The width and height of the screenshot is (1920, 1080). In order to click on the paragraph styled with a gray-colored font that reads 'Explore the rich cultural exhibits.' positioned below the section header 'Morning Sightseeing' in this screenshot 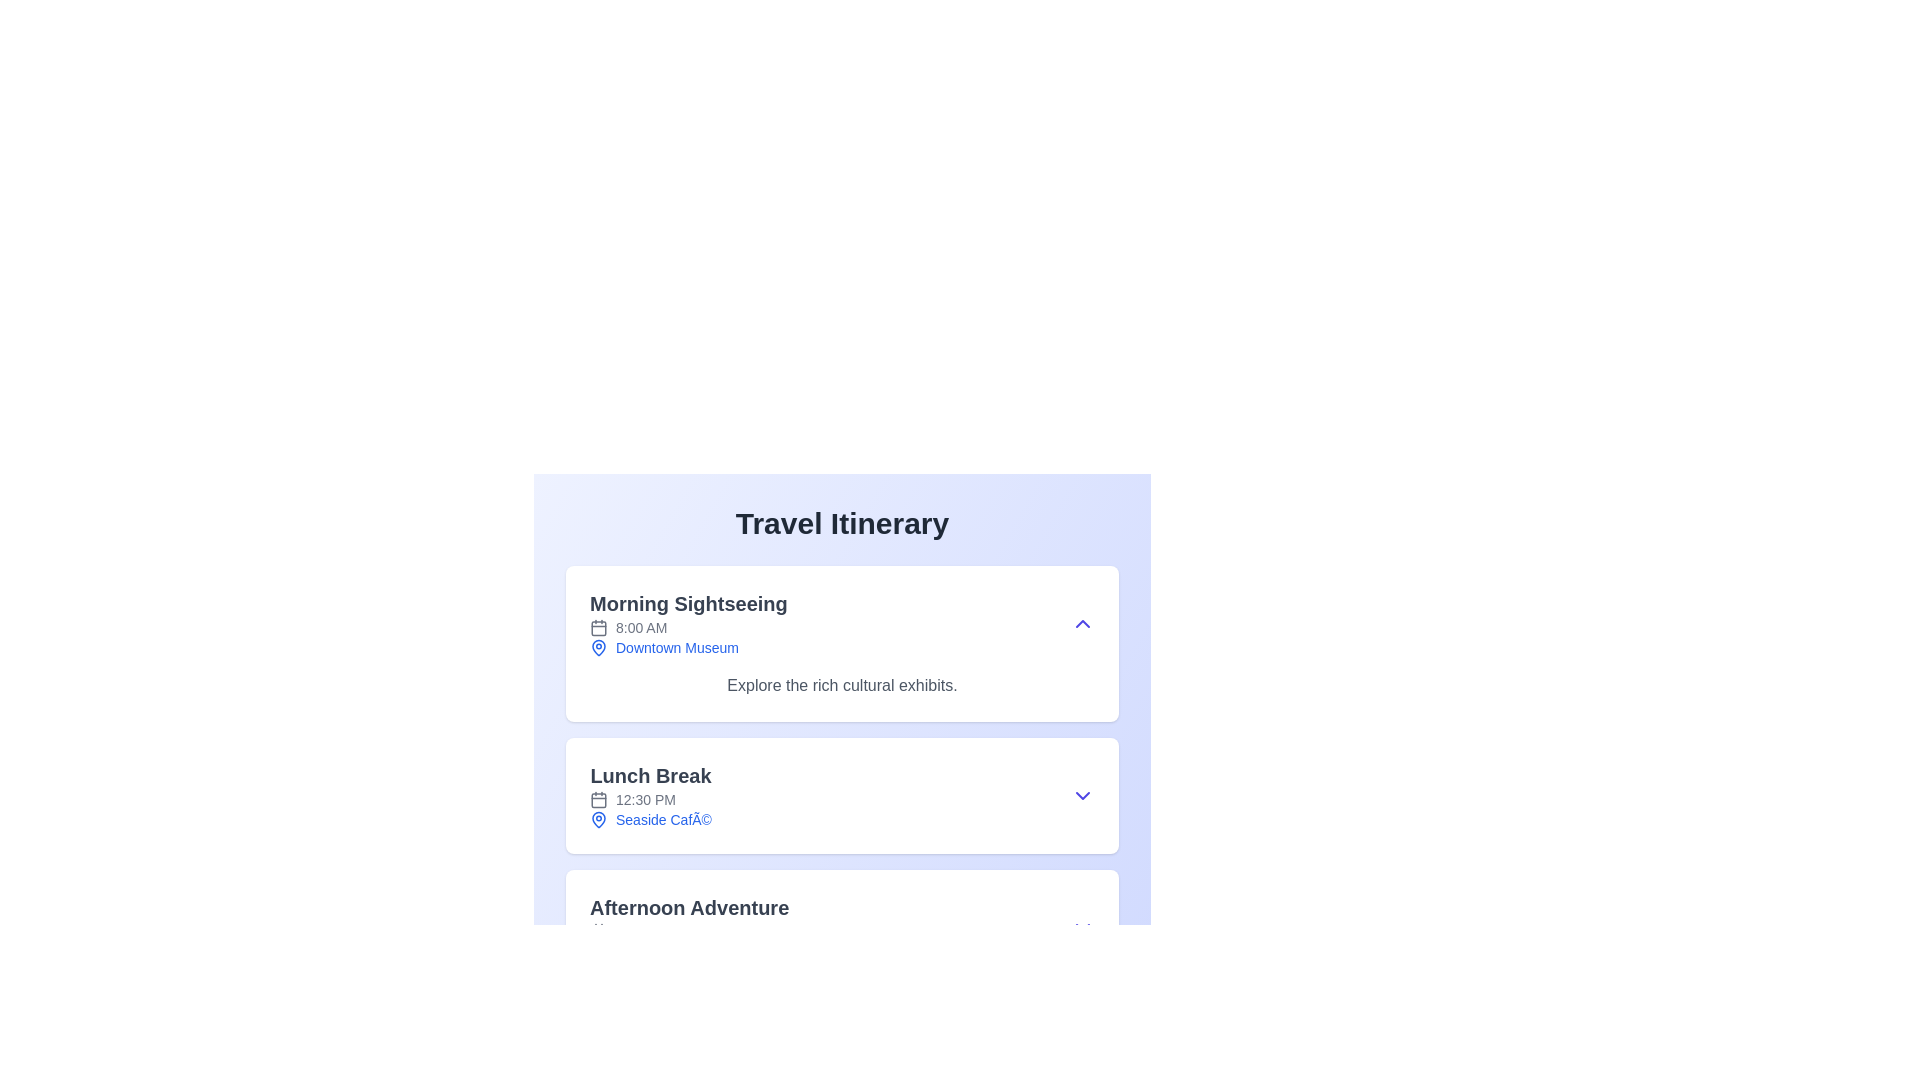, I will do `click(842, 685)`.